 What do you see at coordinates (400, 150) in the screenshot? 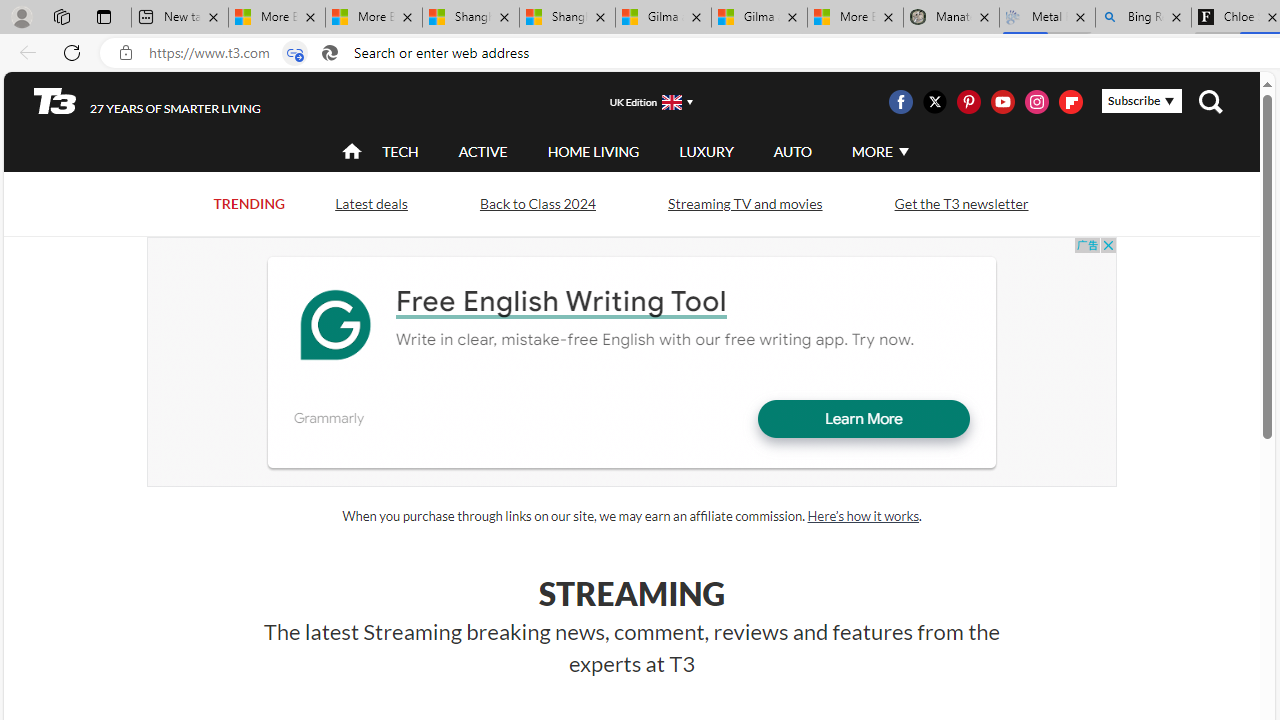
I see `'TECH'` at bounding box center [400, 150].